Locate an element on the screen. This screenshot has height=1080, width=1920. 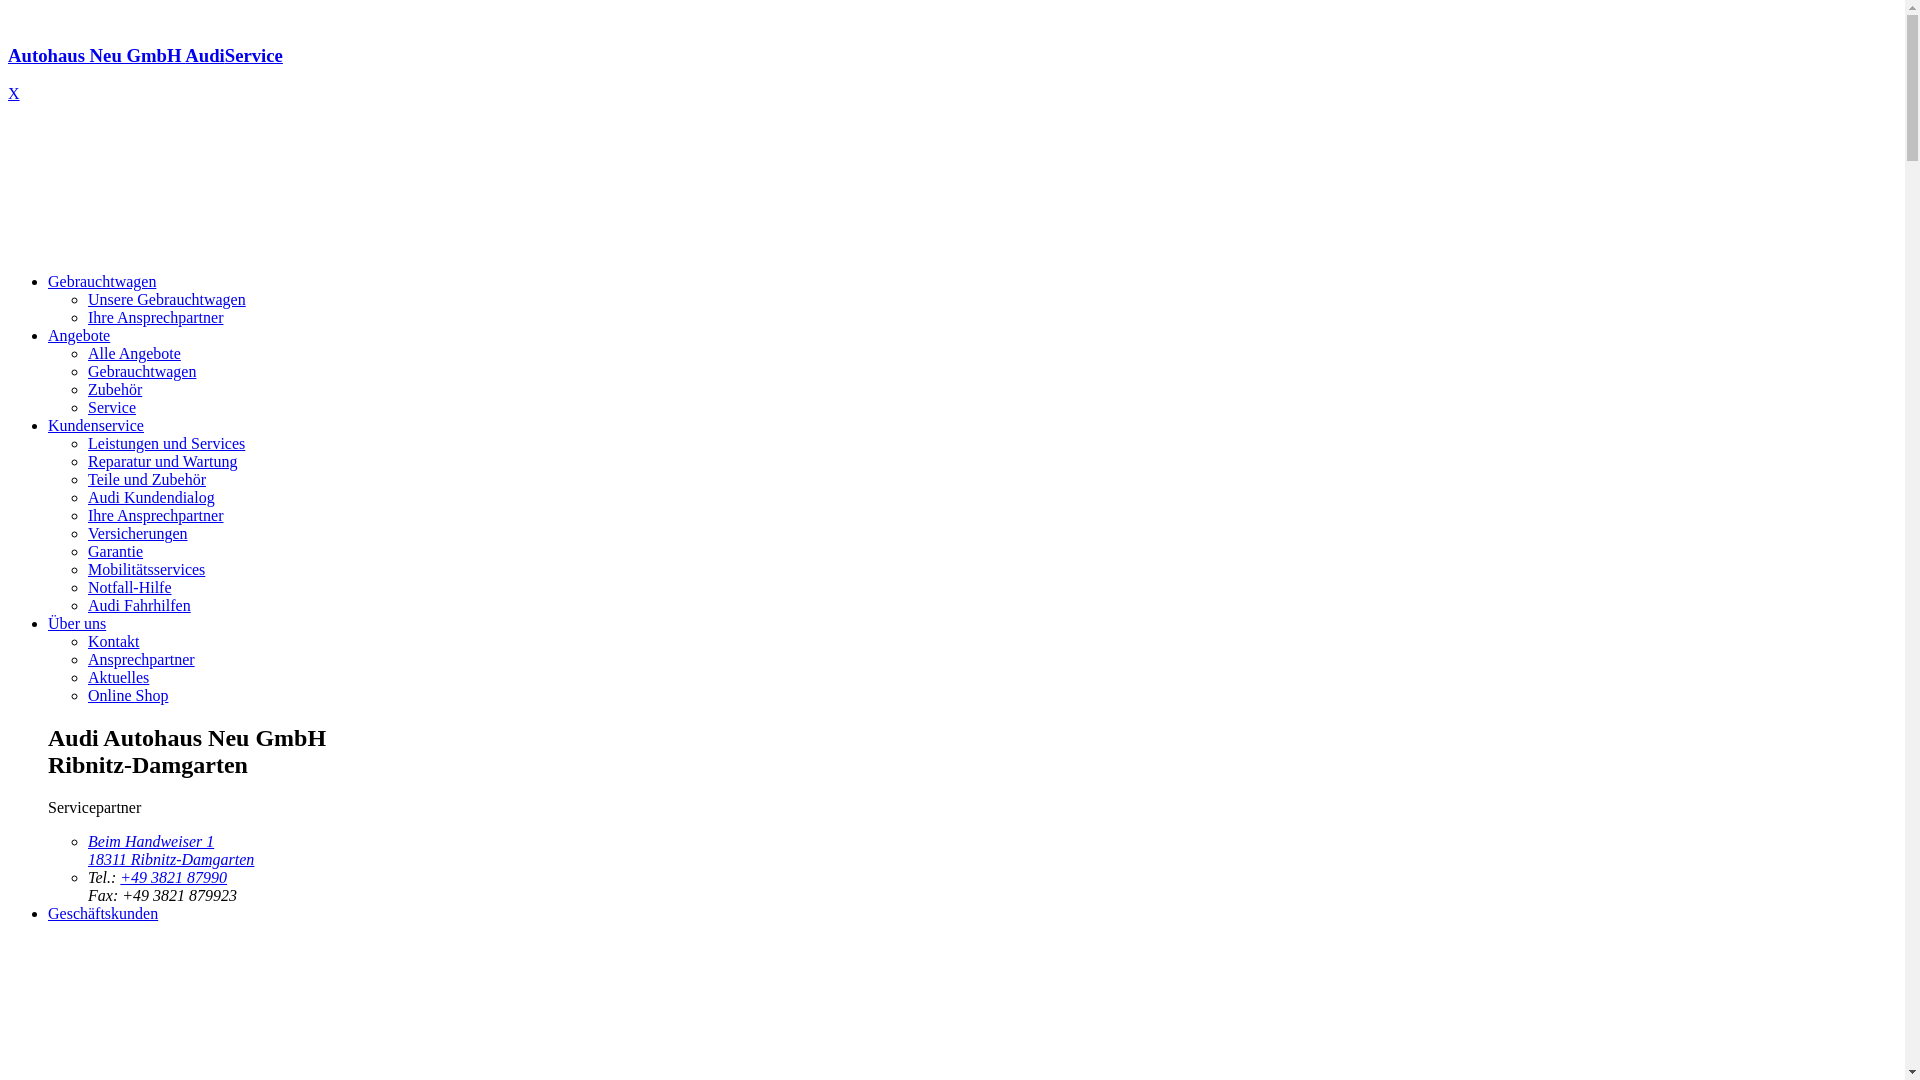
'Garantie' is located at coordinates (114, 551).